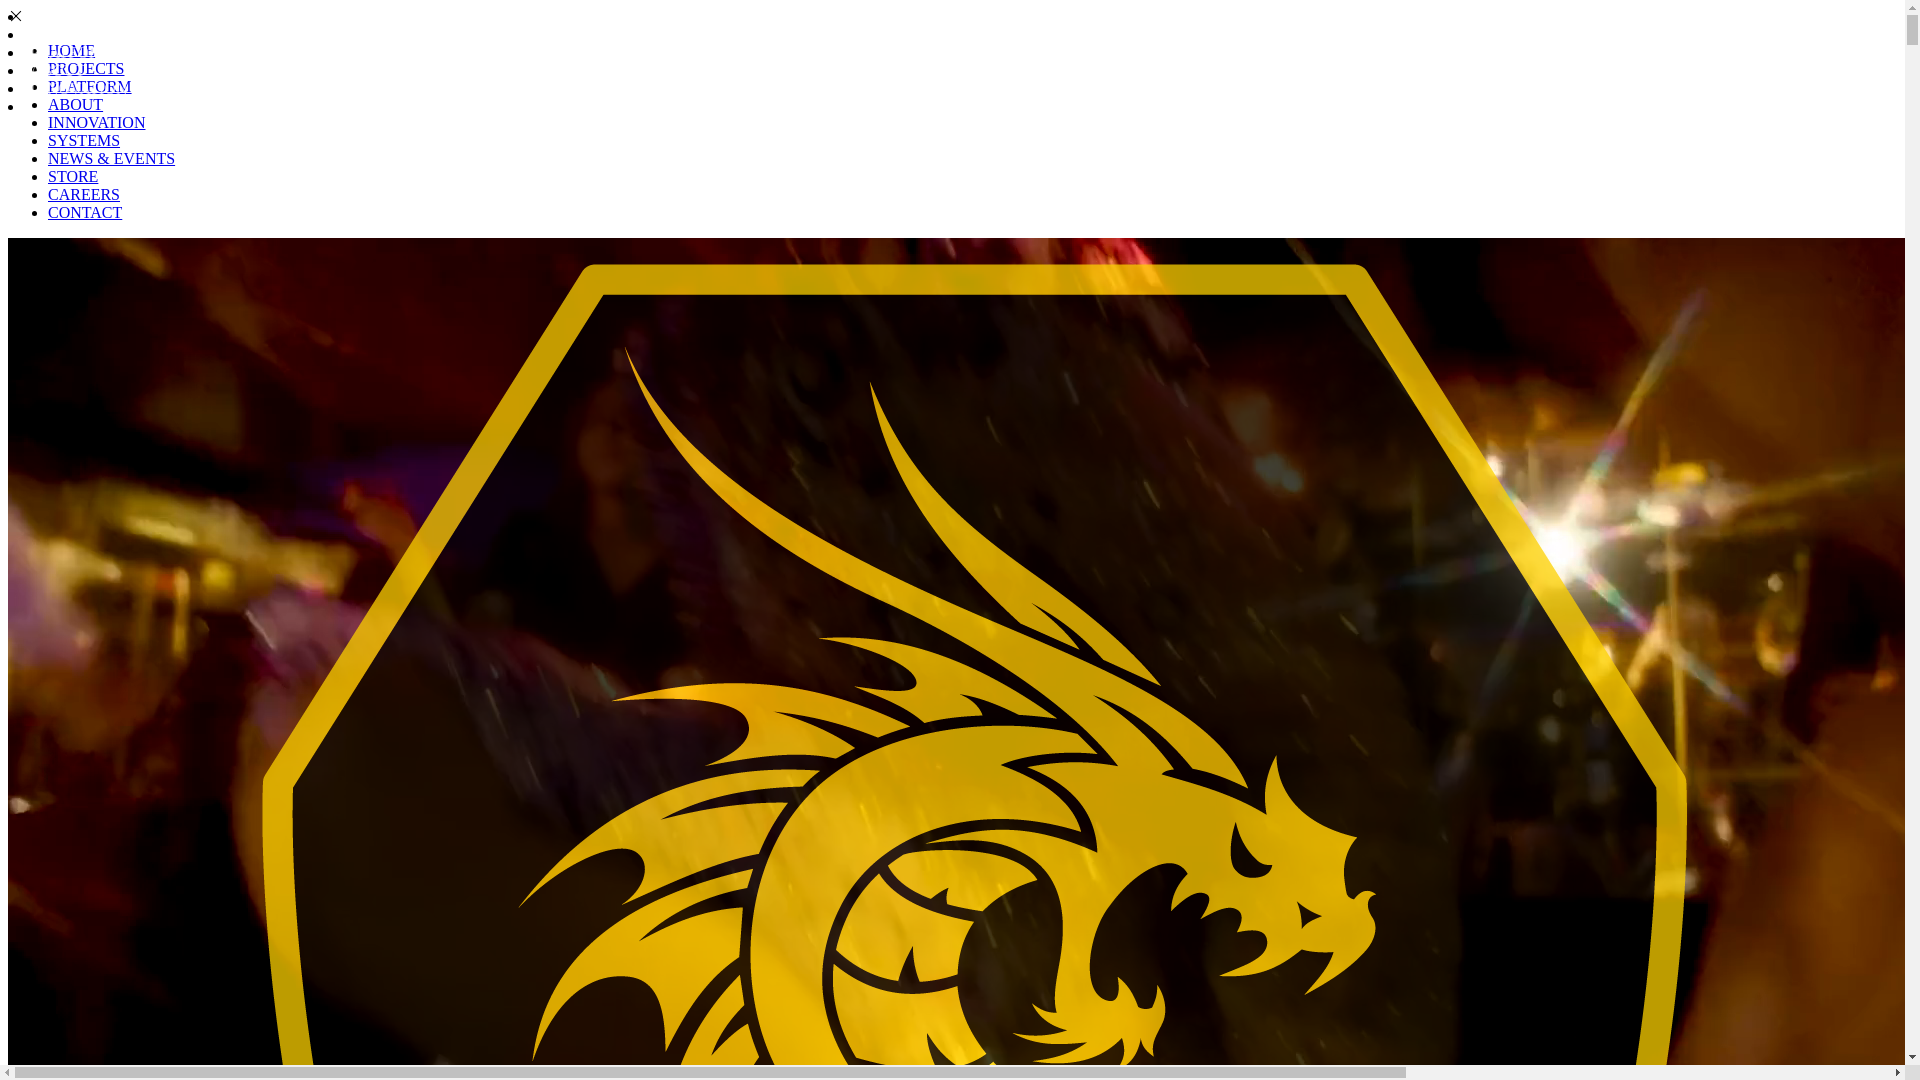  Describe the element at coordinates (57, 69) in the screenshot. I see `'ABOUT'` at that location.